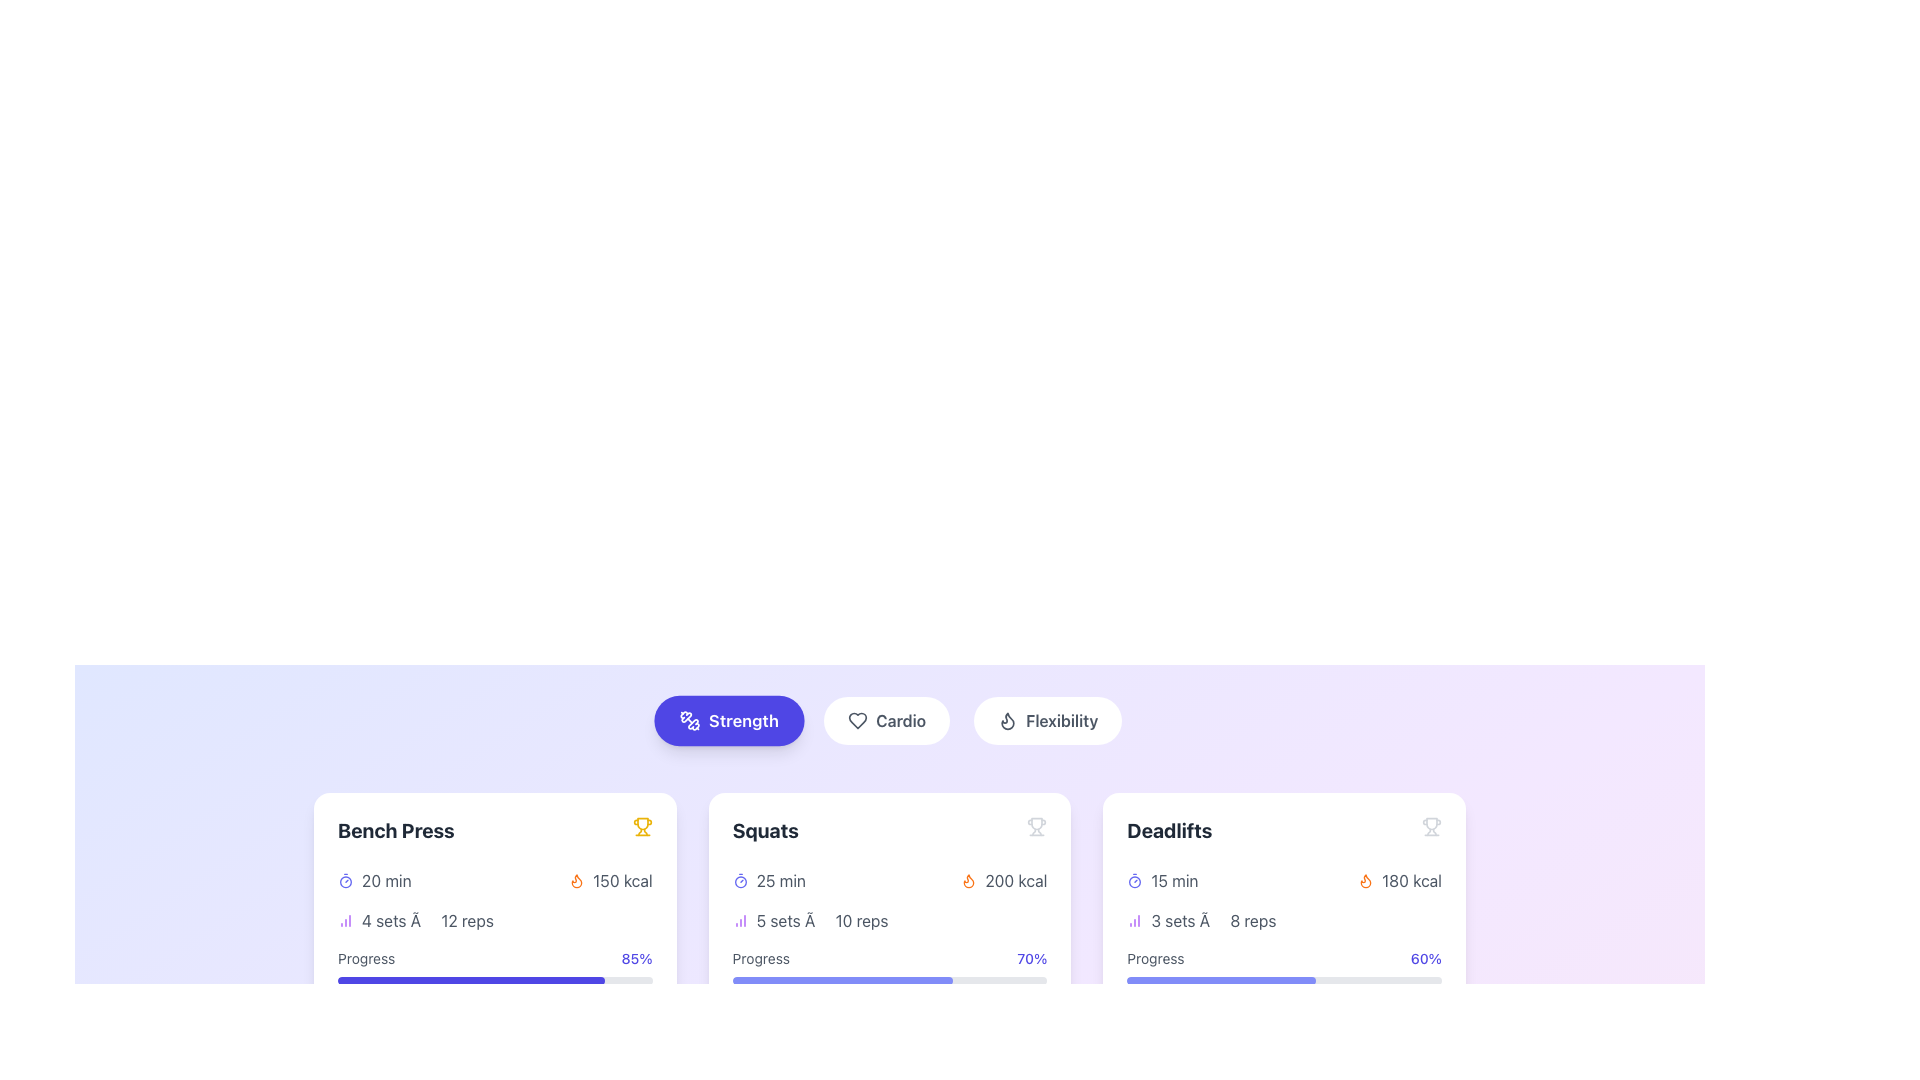 The height and width of the screenshot is (1080, 1920). What do you see at coordinates (1220, 979) in the screenshot?
I see `the filled segment of the progress bar indicating 60% completion in the 'Deadlifts' section at the bottom right` at bounding box center [1220, 979].